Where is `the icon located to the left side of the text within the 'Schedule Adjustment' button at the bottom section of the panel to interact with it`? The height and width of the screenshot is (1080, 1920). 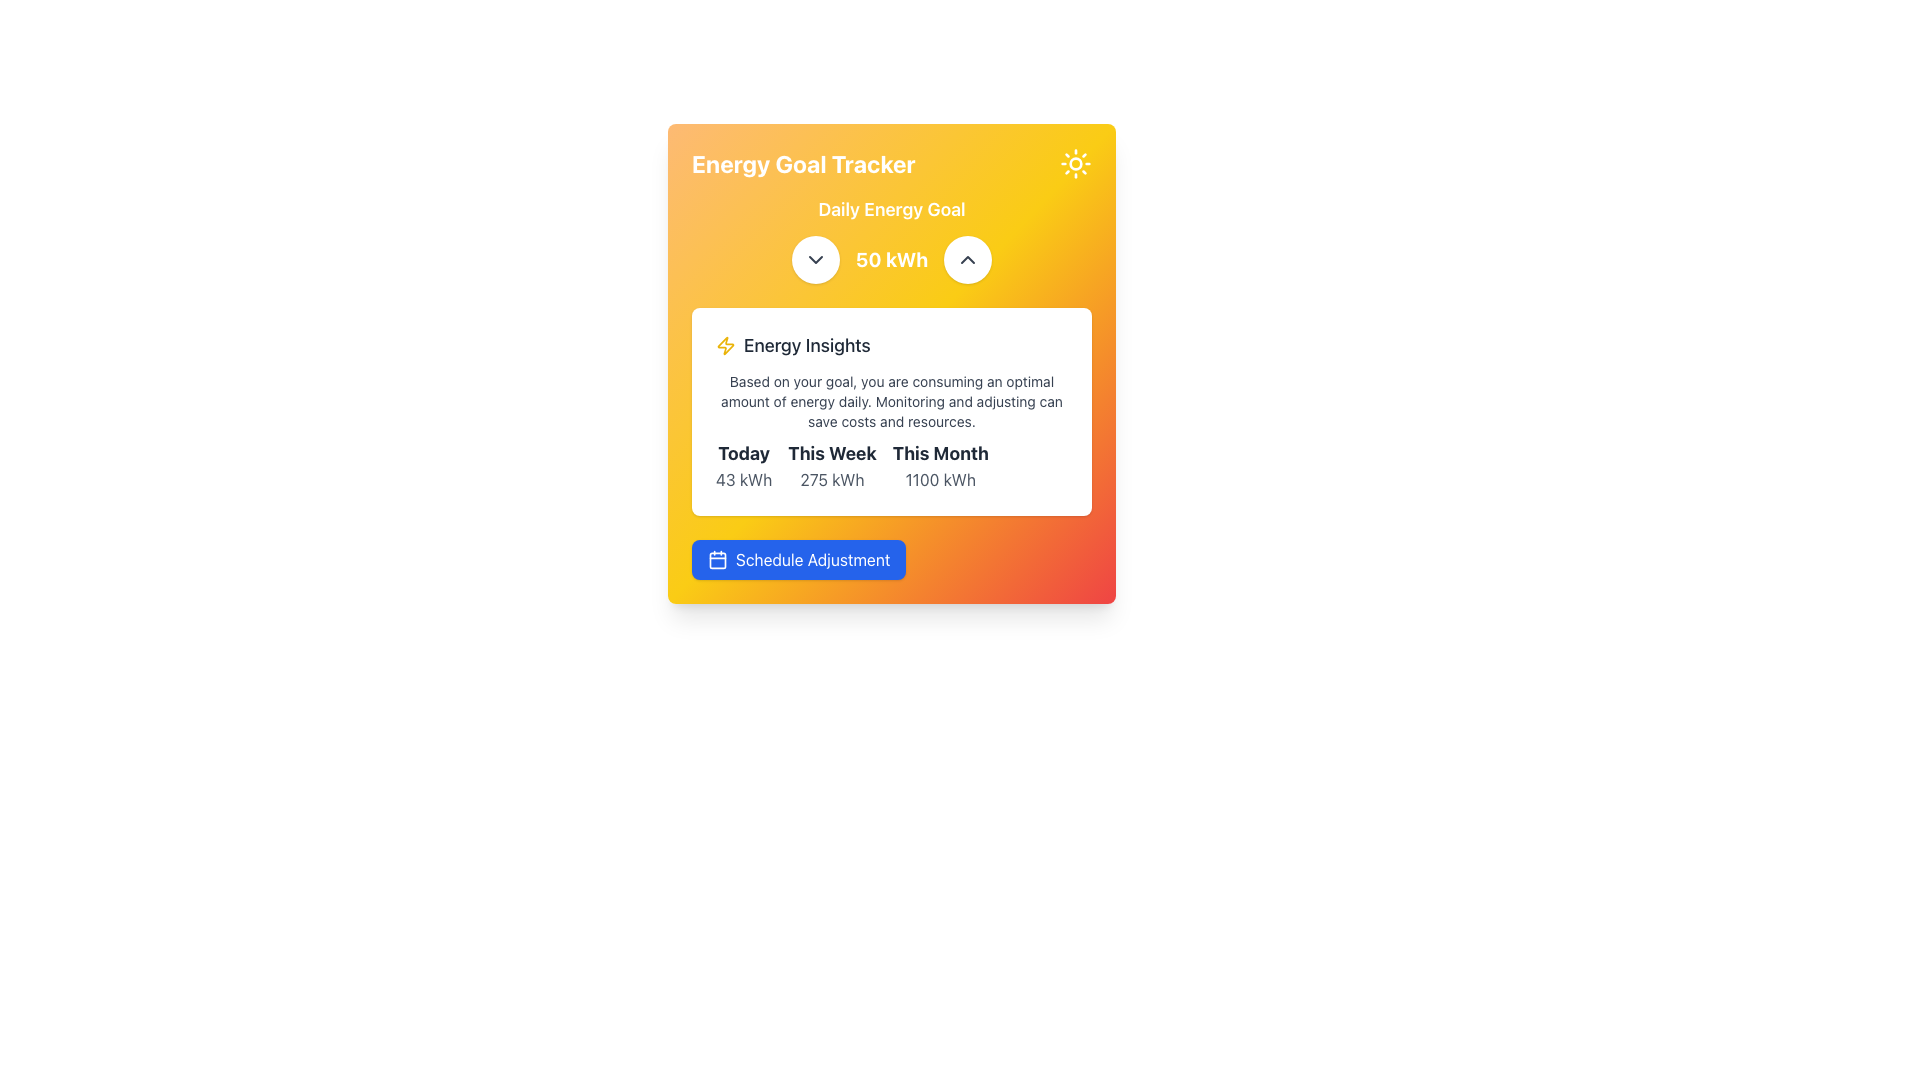
the icon located to the left side of the text within the 'Schedule Adjustment' button at the bottom section of the panel to interact with it is located at coordinates (718, 559).